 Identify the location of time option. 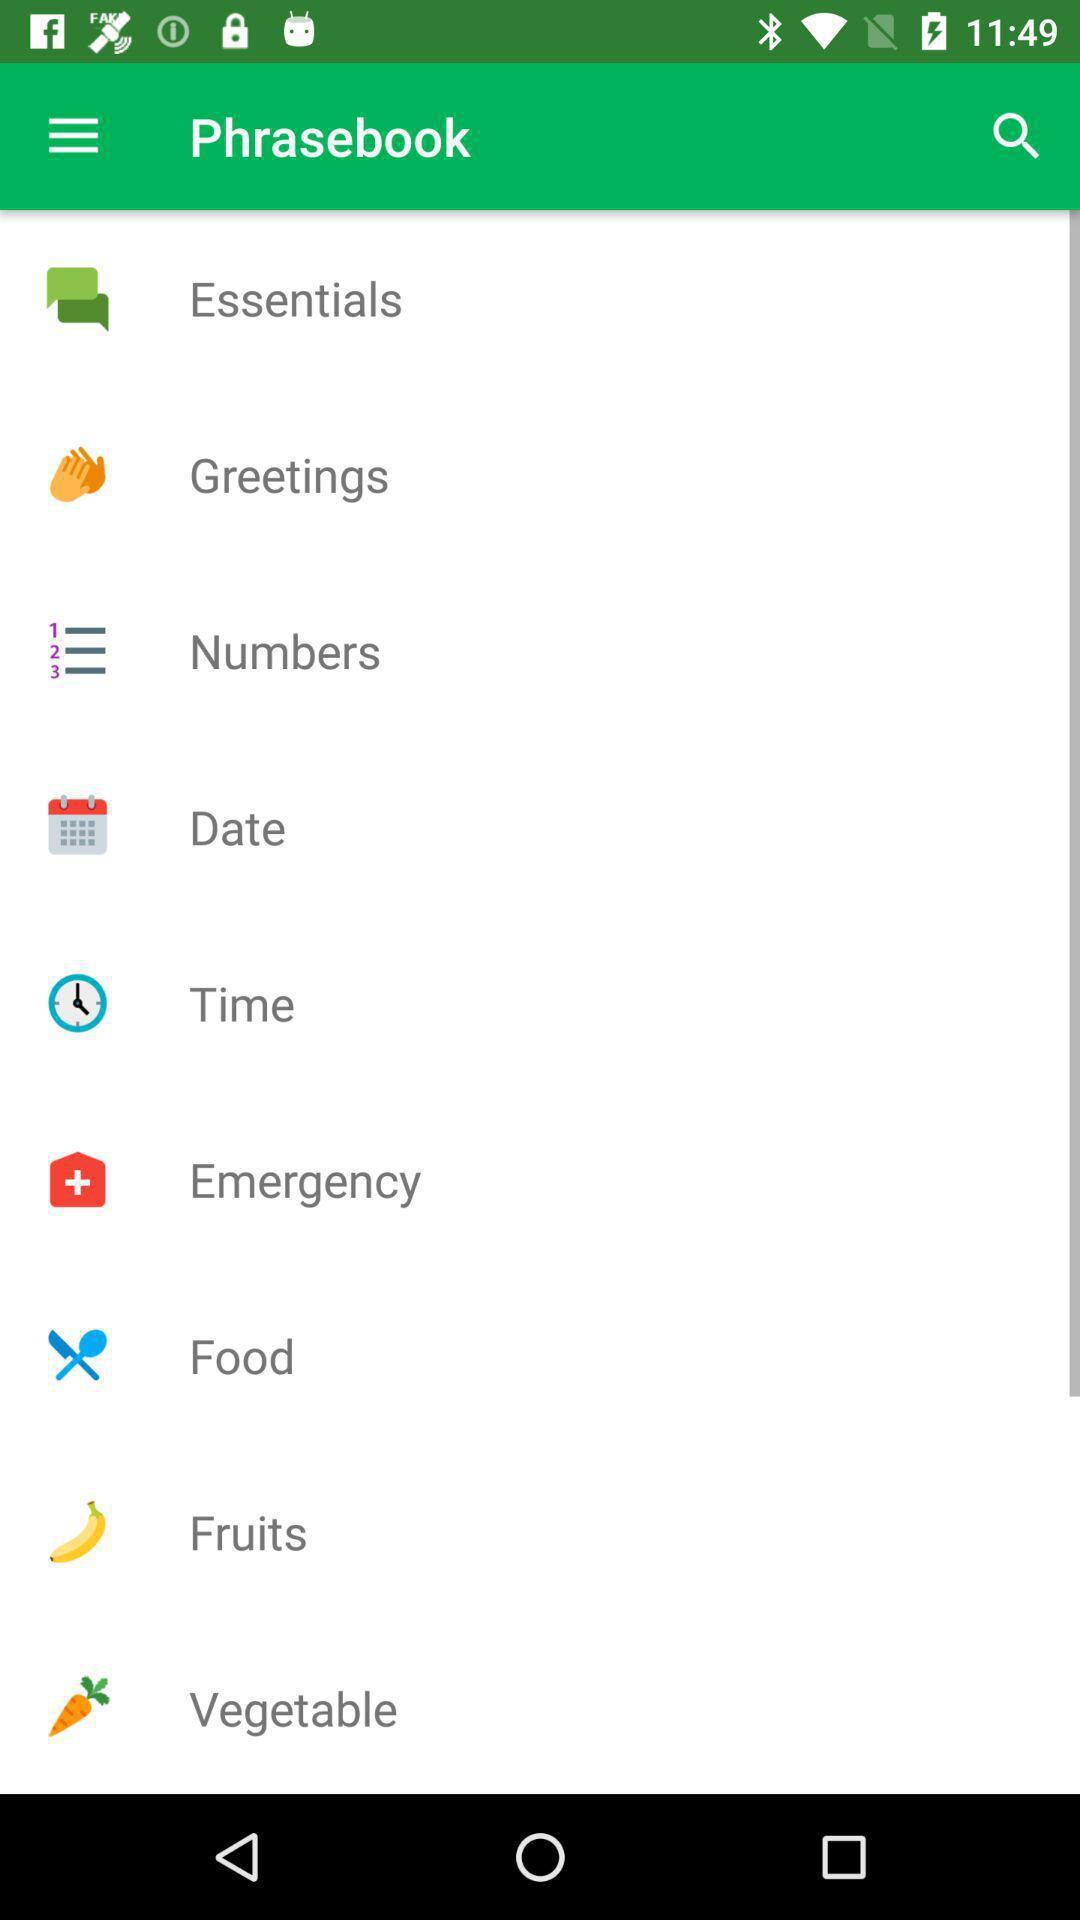
(76, 1003).